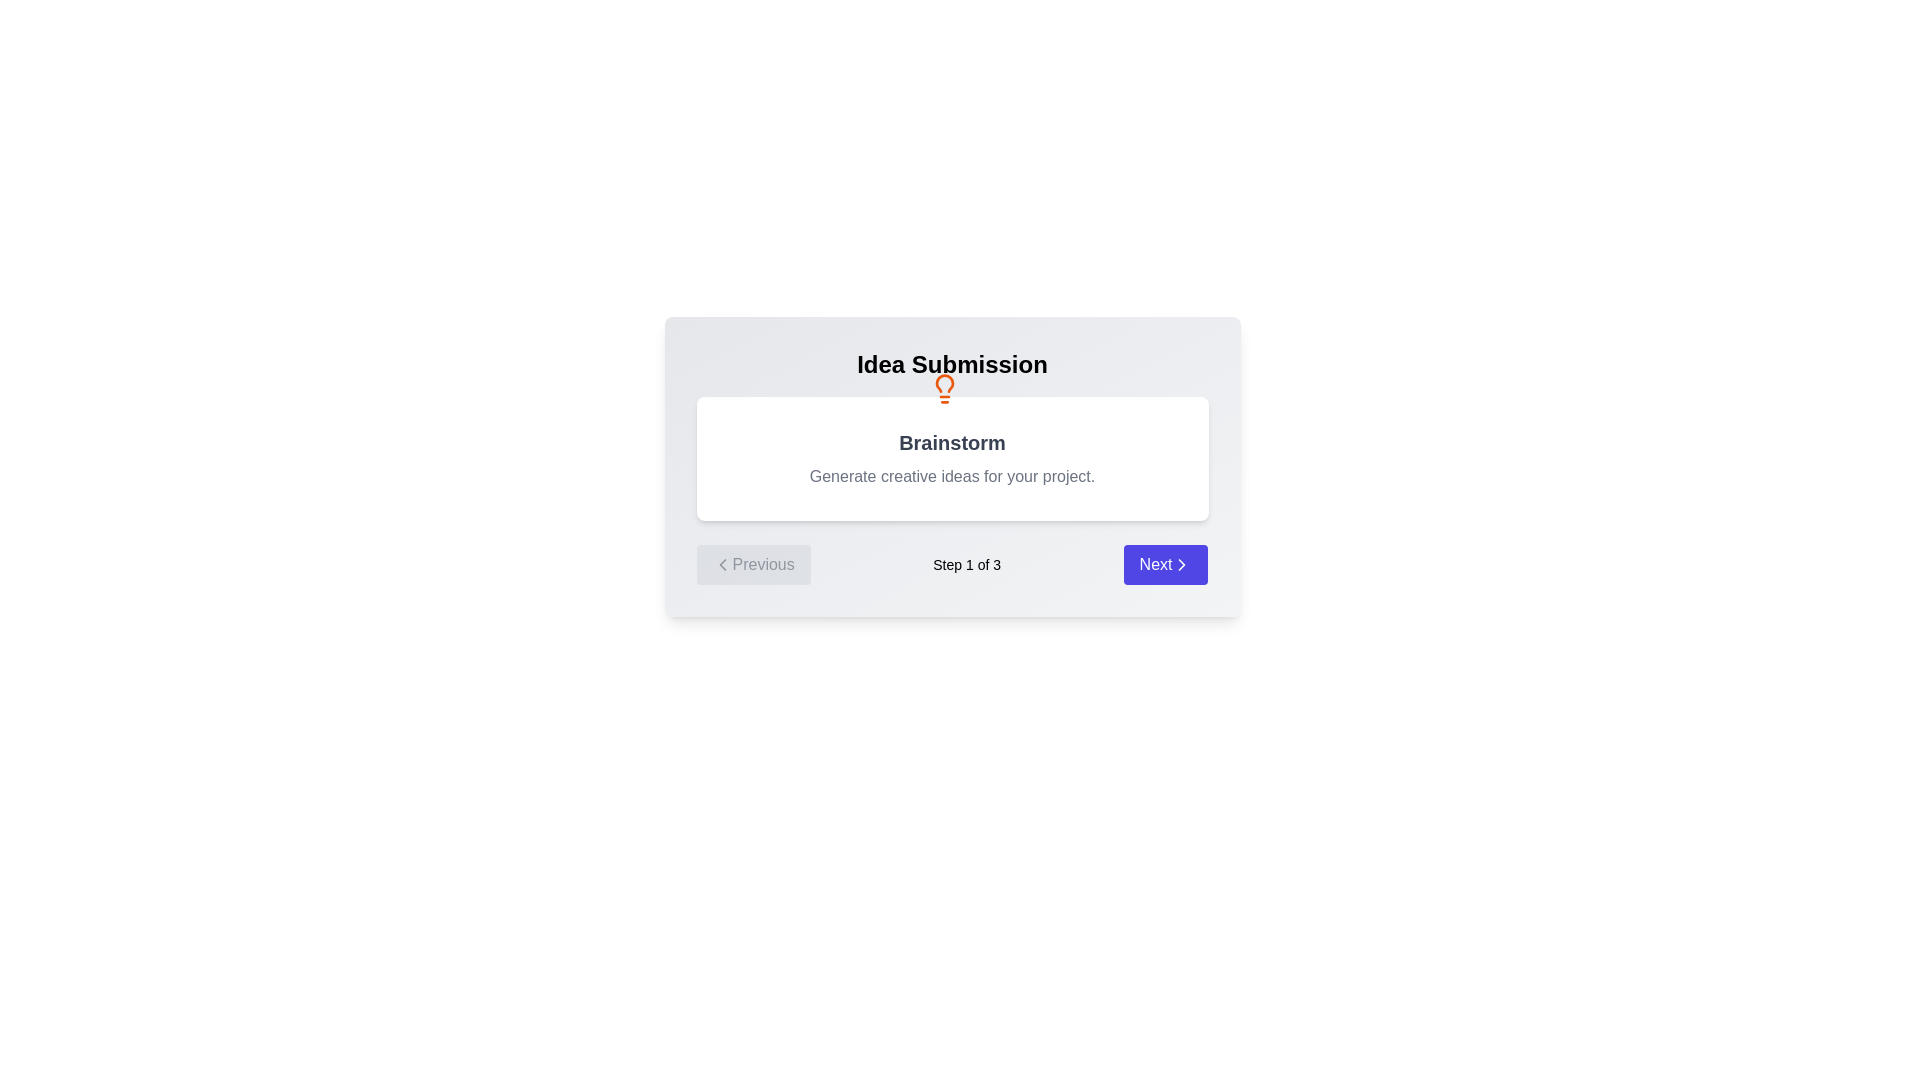 The width and height of the screenshot is (1920, 1080). I want to click on 'Next' button to navigate to the next step, so click(1166, 564).